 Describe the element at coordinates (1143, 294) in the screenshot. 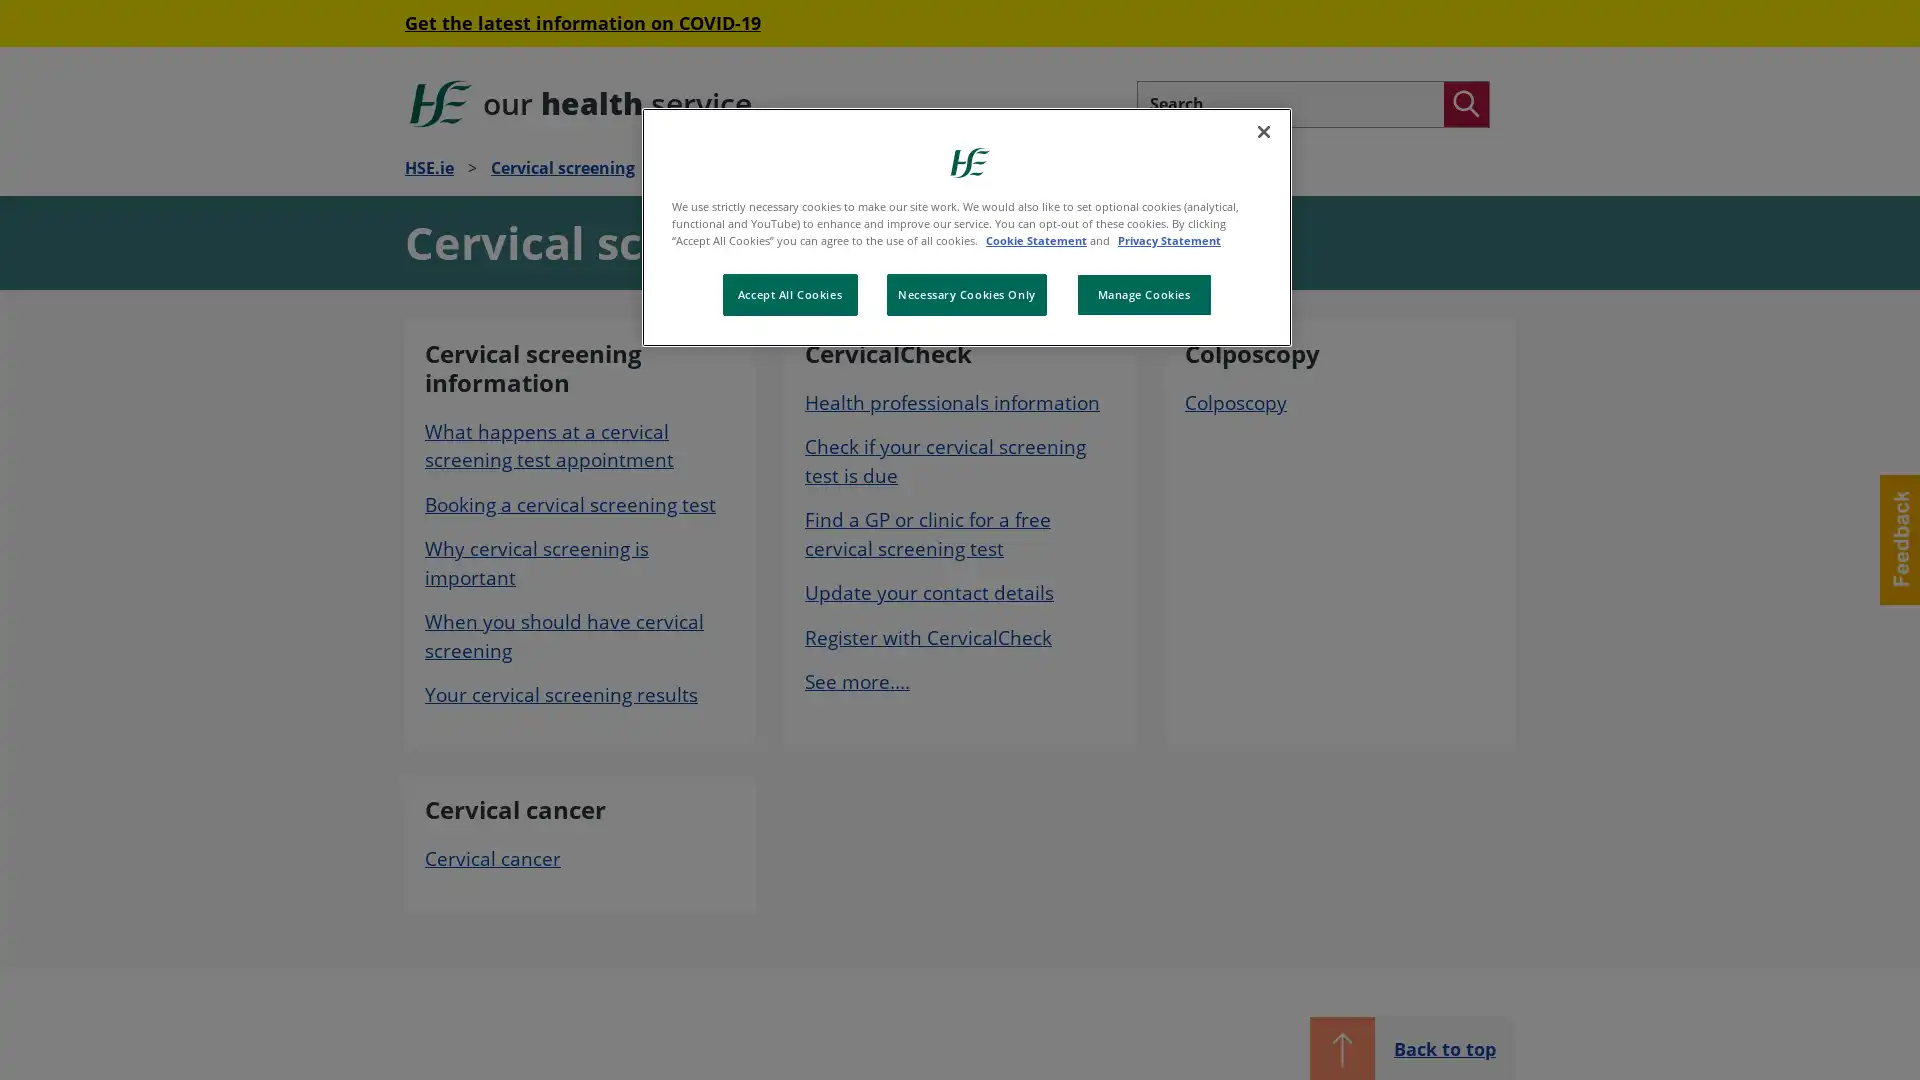

I see `Manage Cookies` at that location.